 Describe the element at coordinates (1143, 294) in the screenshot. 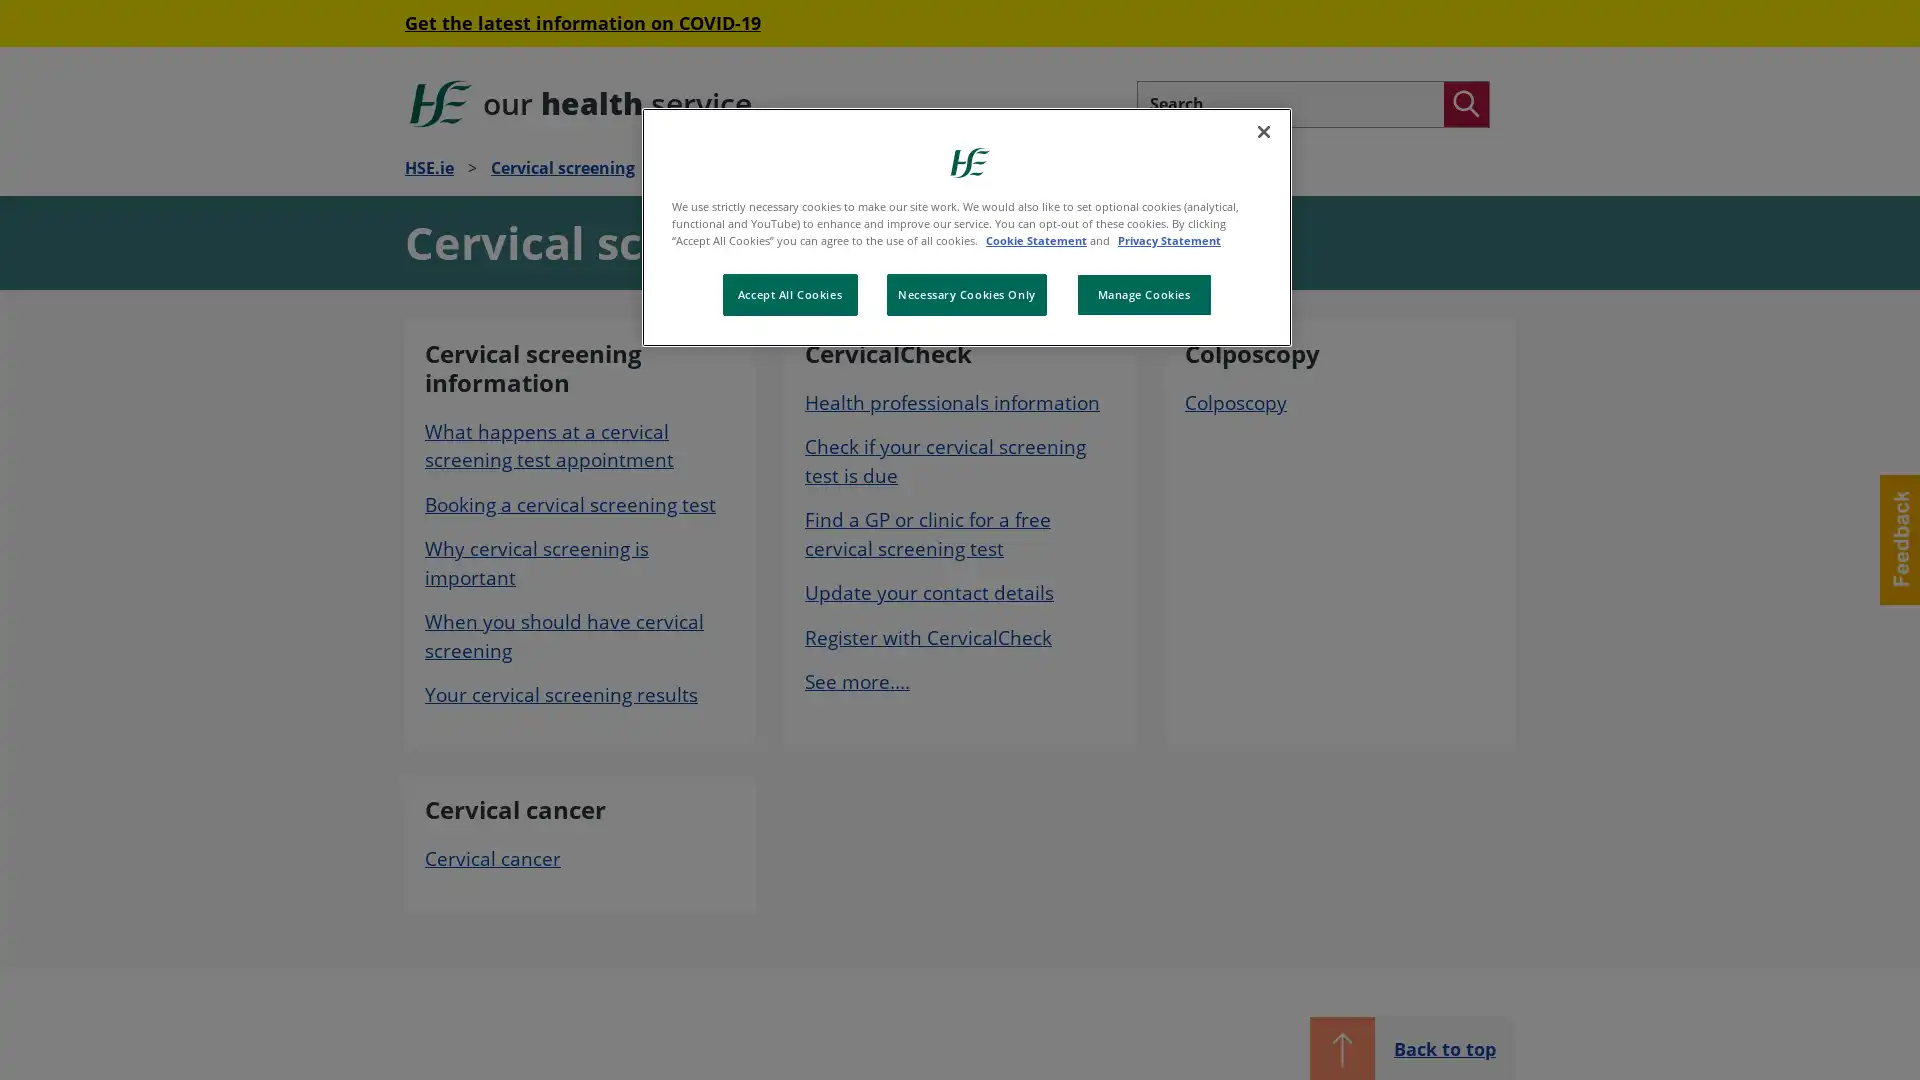

I see `Manage Cookies` at that location.